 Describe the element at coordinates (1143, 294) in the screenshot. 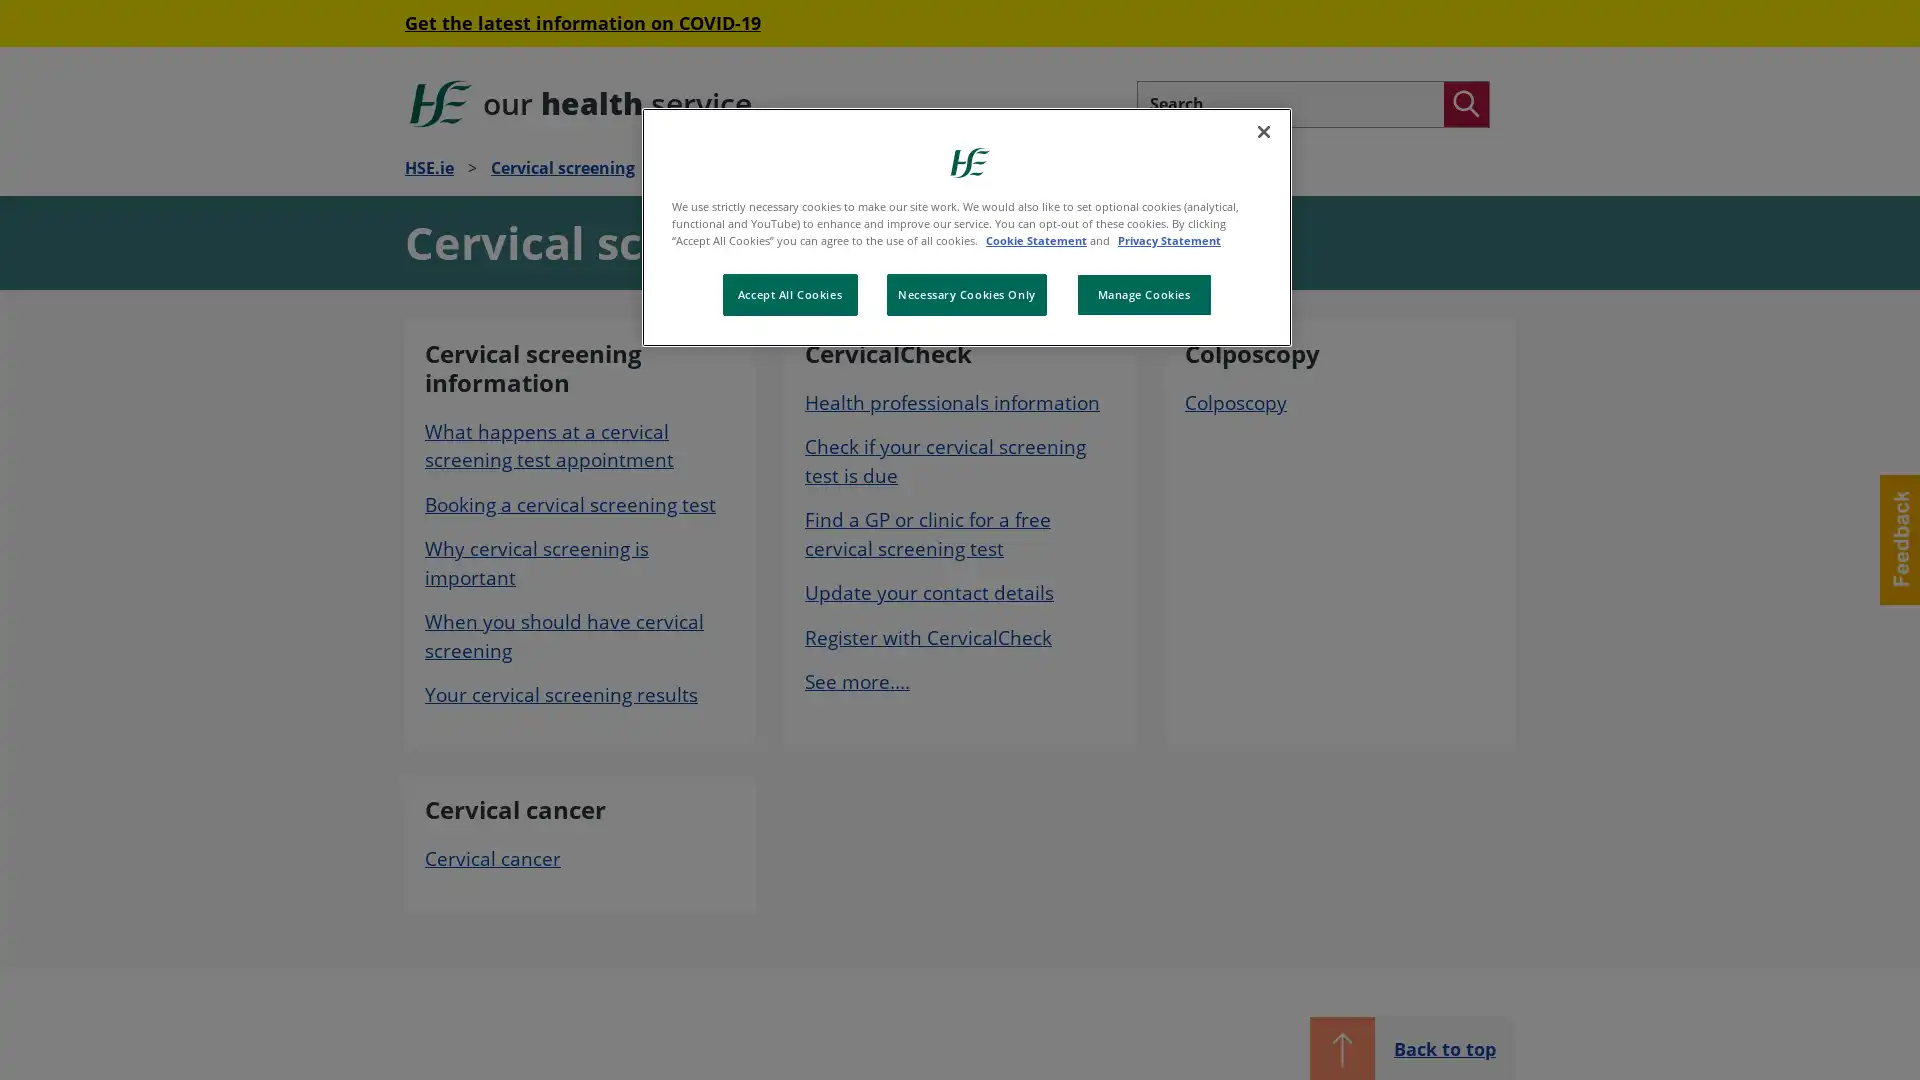

I see `Manage Cookies` at that location.